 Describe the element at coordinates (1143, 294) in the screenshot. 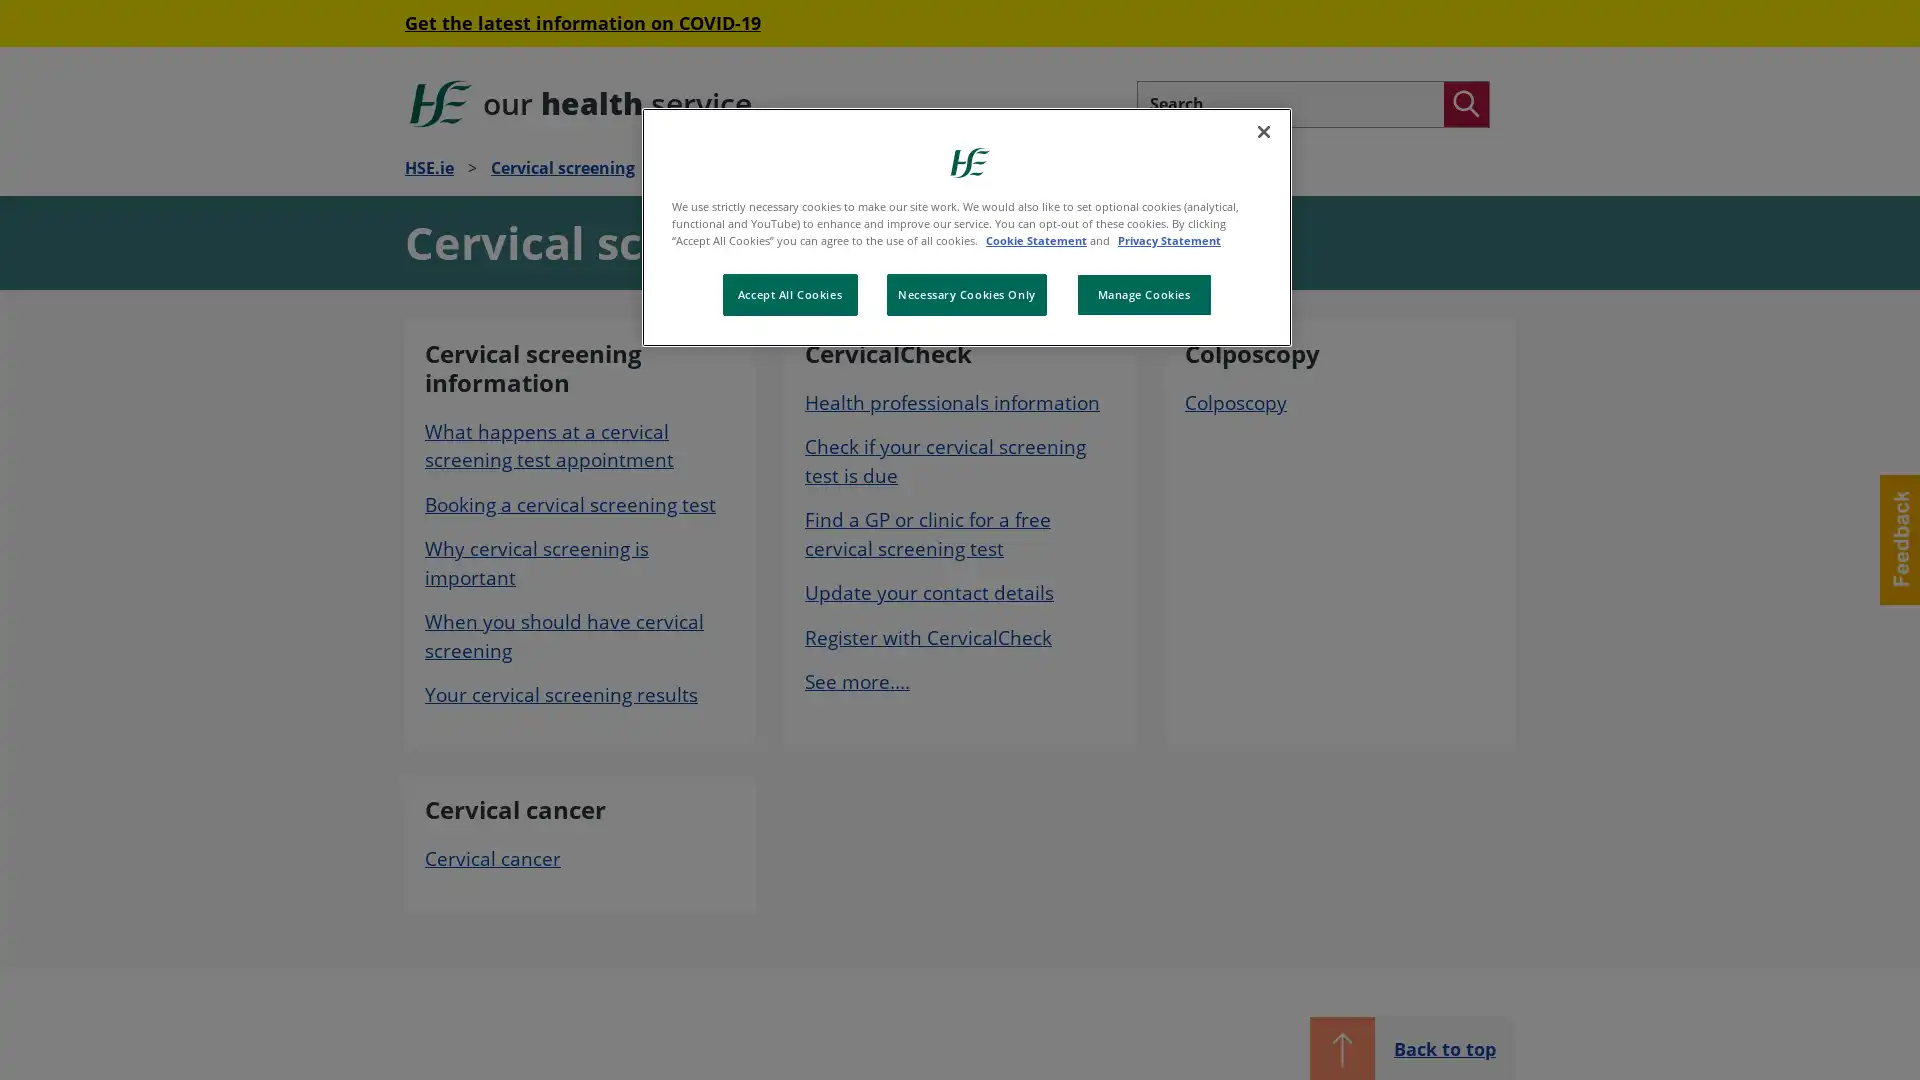

I see `Manage Cookies` at that location.